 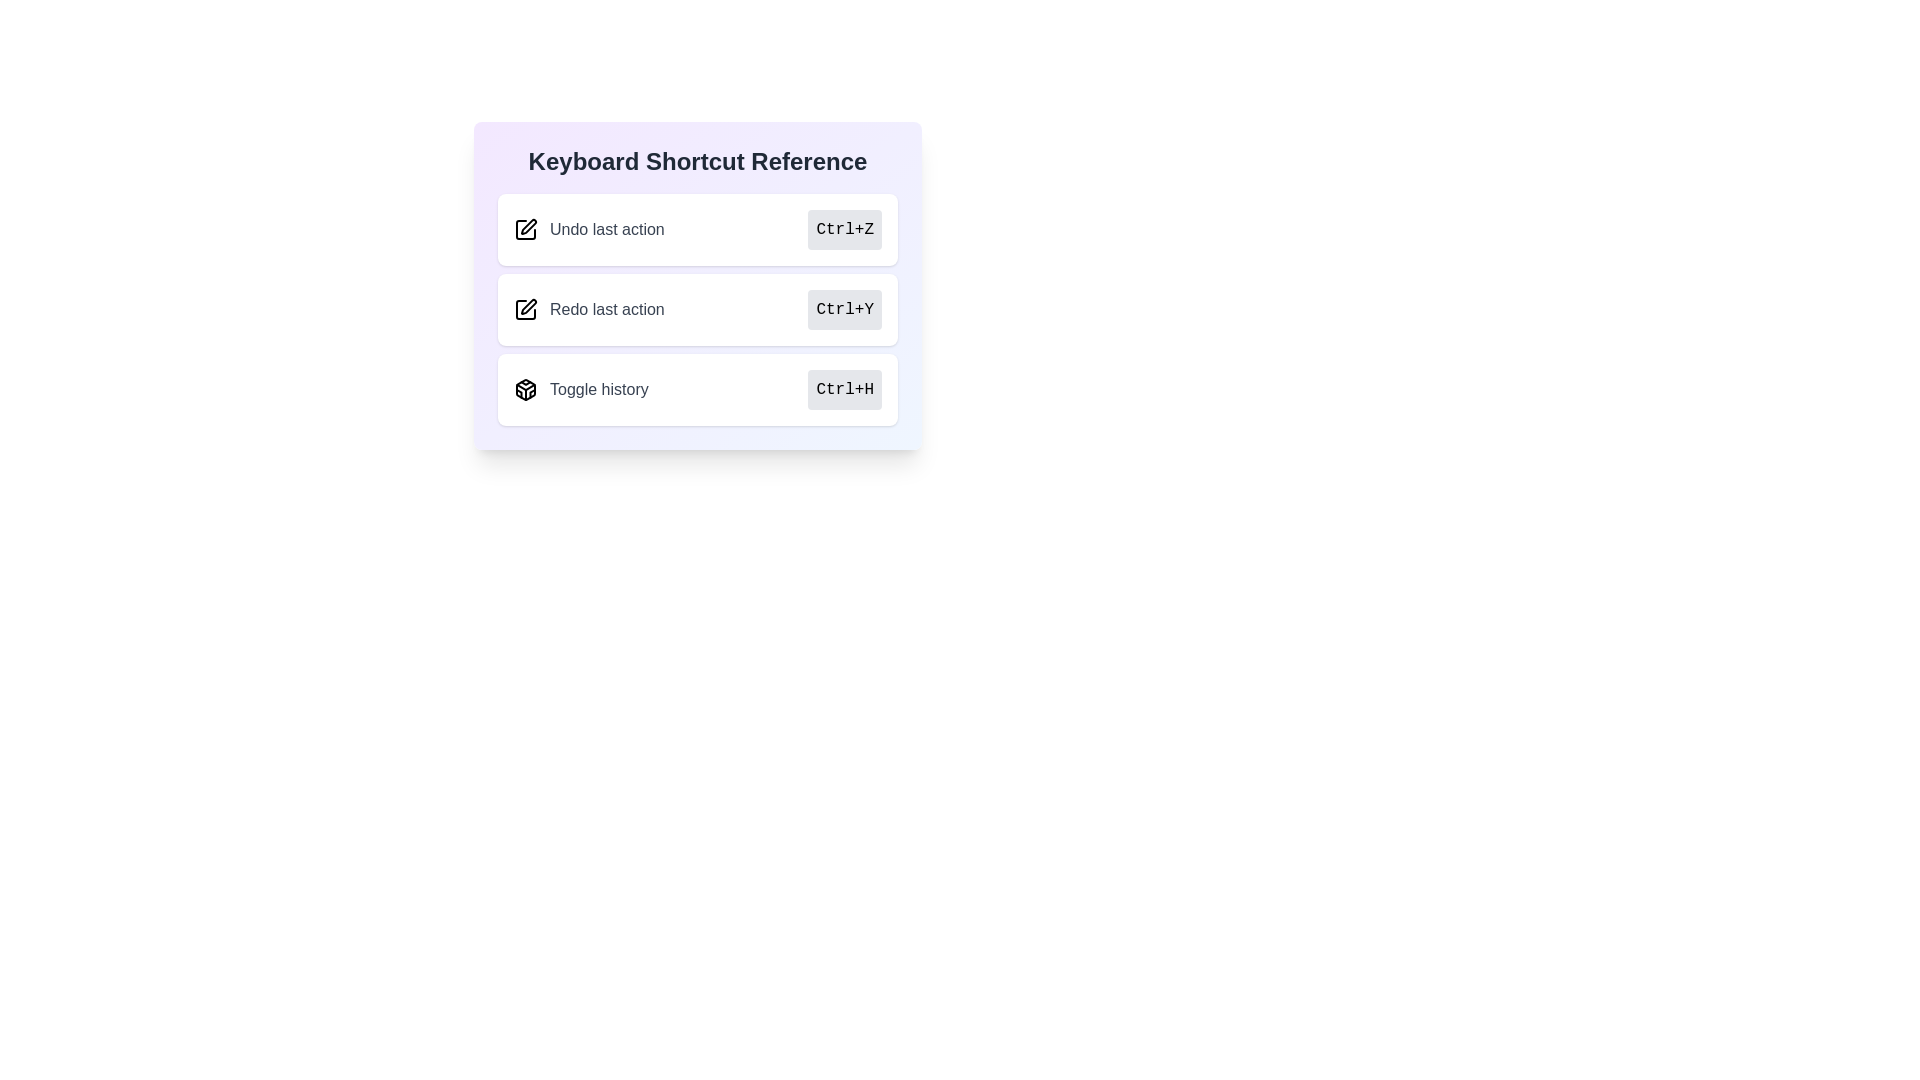 What do you see at coordinates (845, 389) in the screenshot?
I see `text content of the 'Ctrl+H' text-label within the shortcut display, which is located in the interactive area for 'Toggle history'` at bounding box center [845, 389].